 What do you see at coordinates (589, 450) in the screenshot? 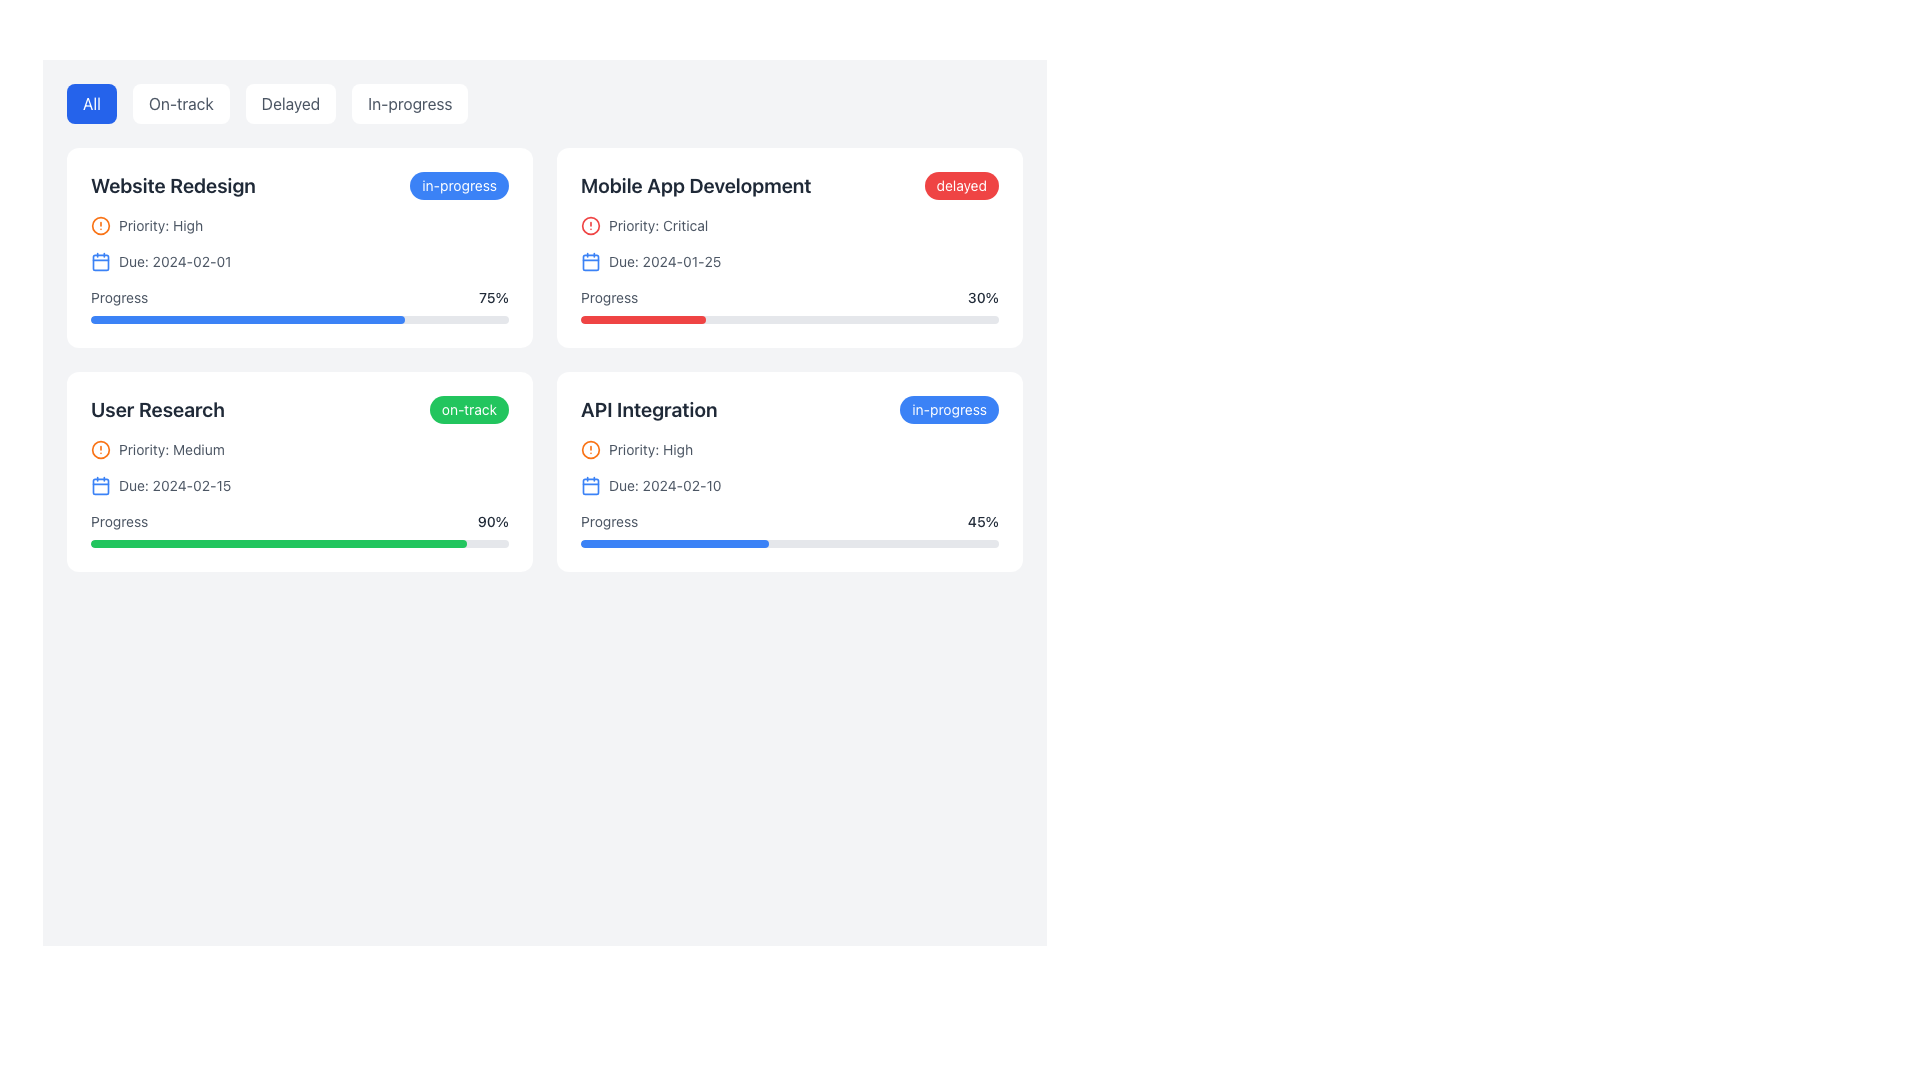
I see `the high priority status icon located in the 'Priority: High' label of the 'API Integration' card in the bottom-right corner of the interface` at bounding box center [589, 450].